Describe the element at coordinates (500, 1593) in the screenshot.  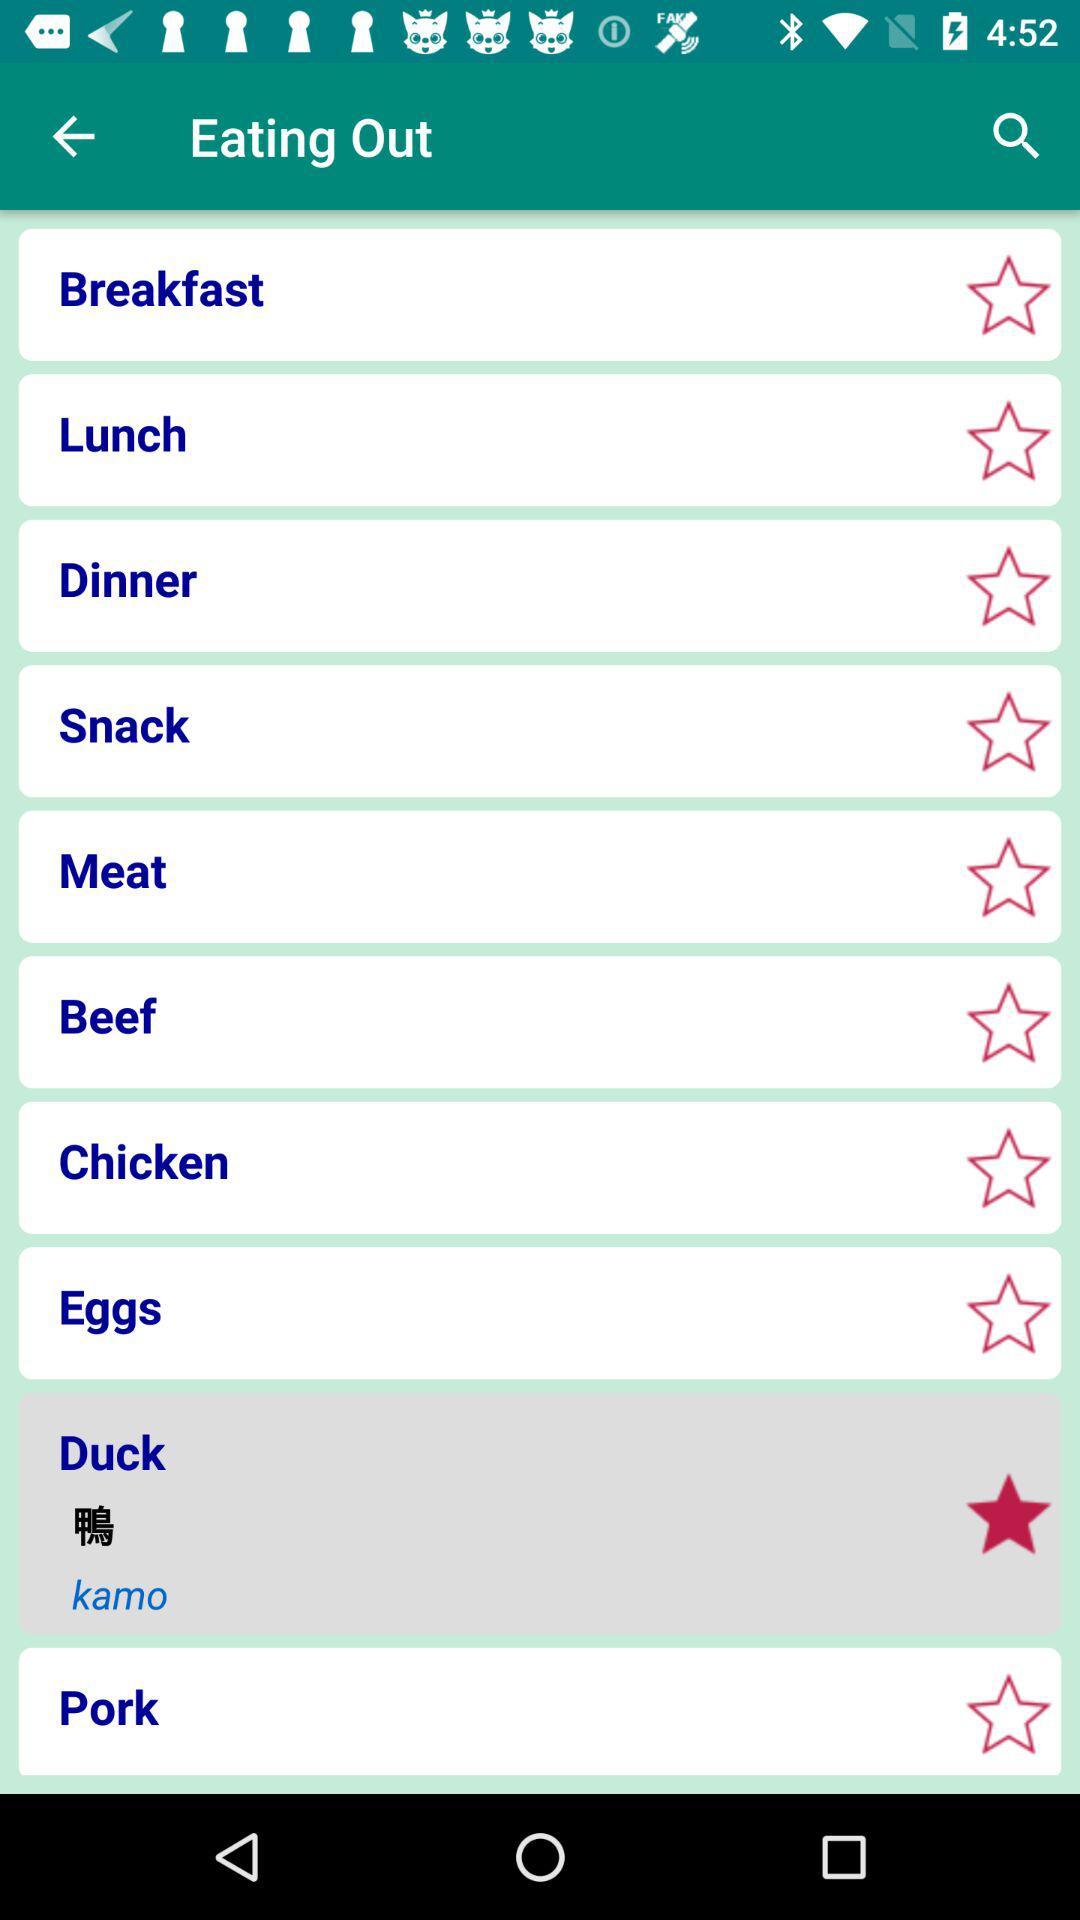
I see `the kamo item` at that location.